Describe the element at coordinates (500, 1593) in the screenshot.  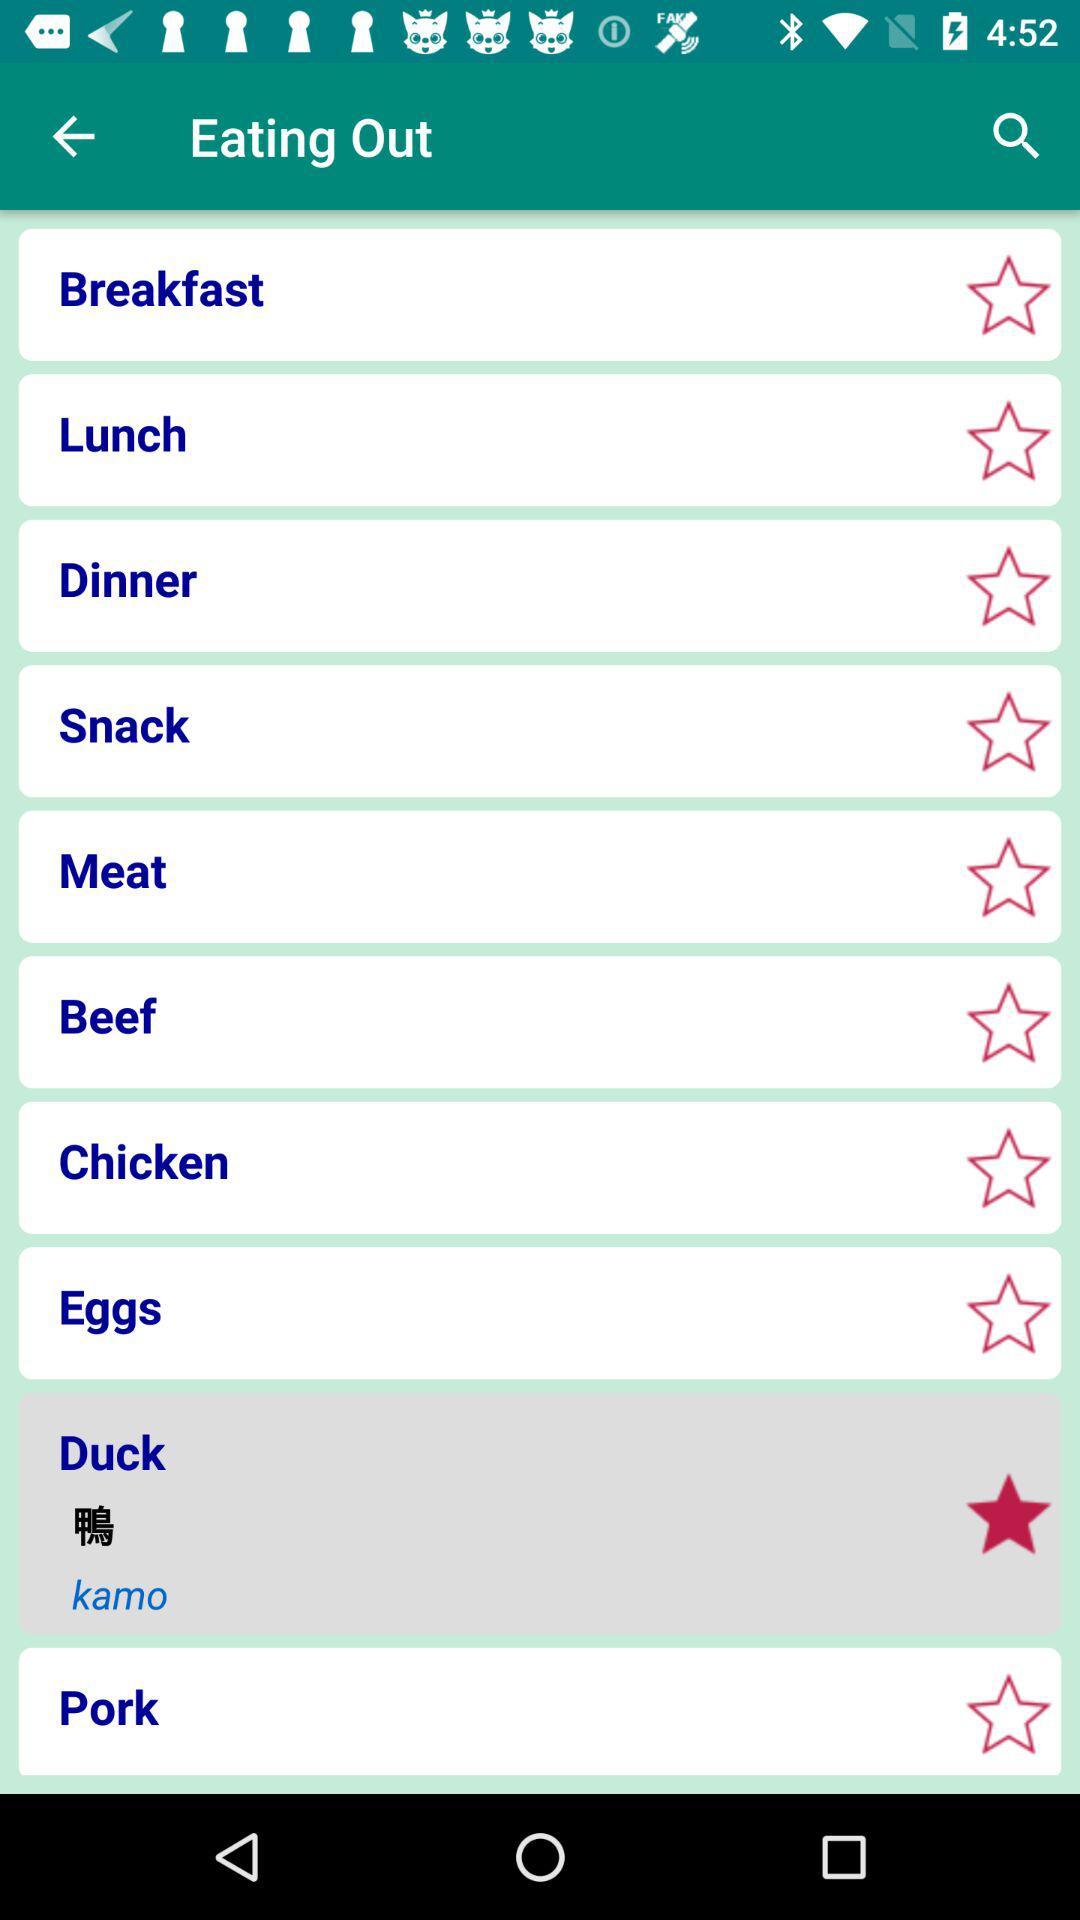
I see `the kamo item` at that location.